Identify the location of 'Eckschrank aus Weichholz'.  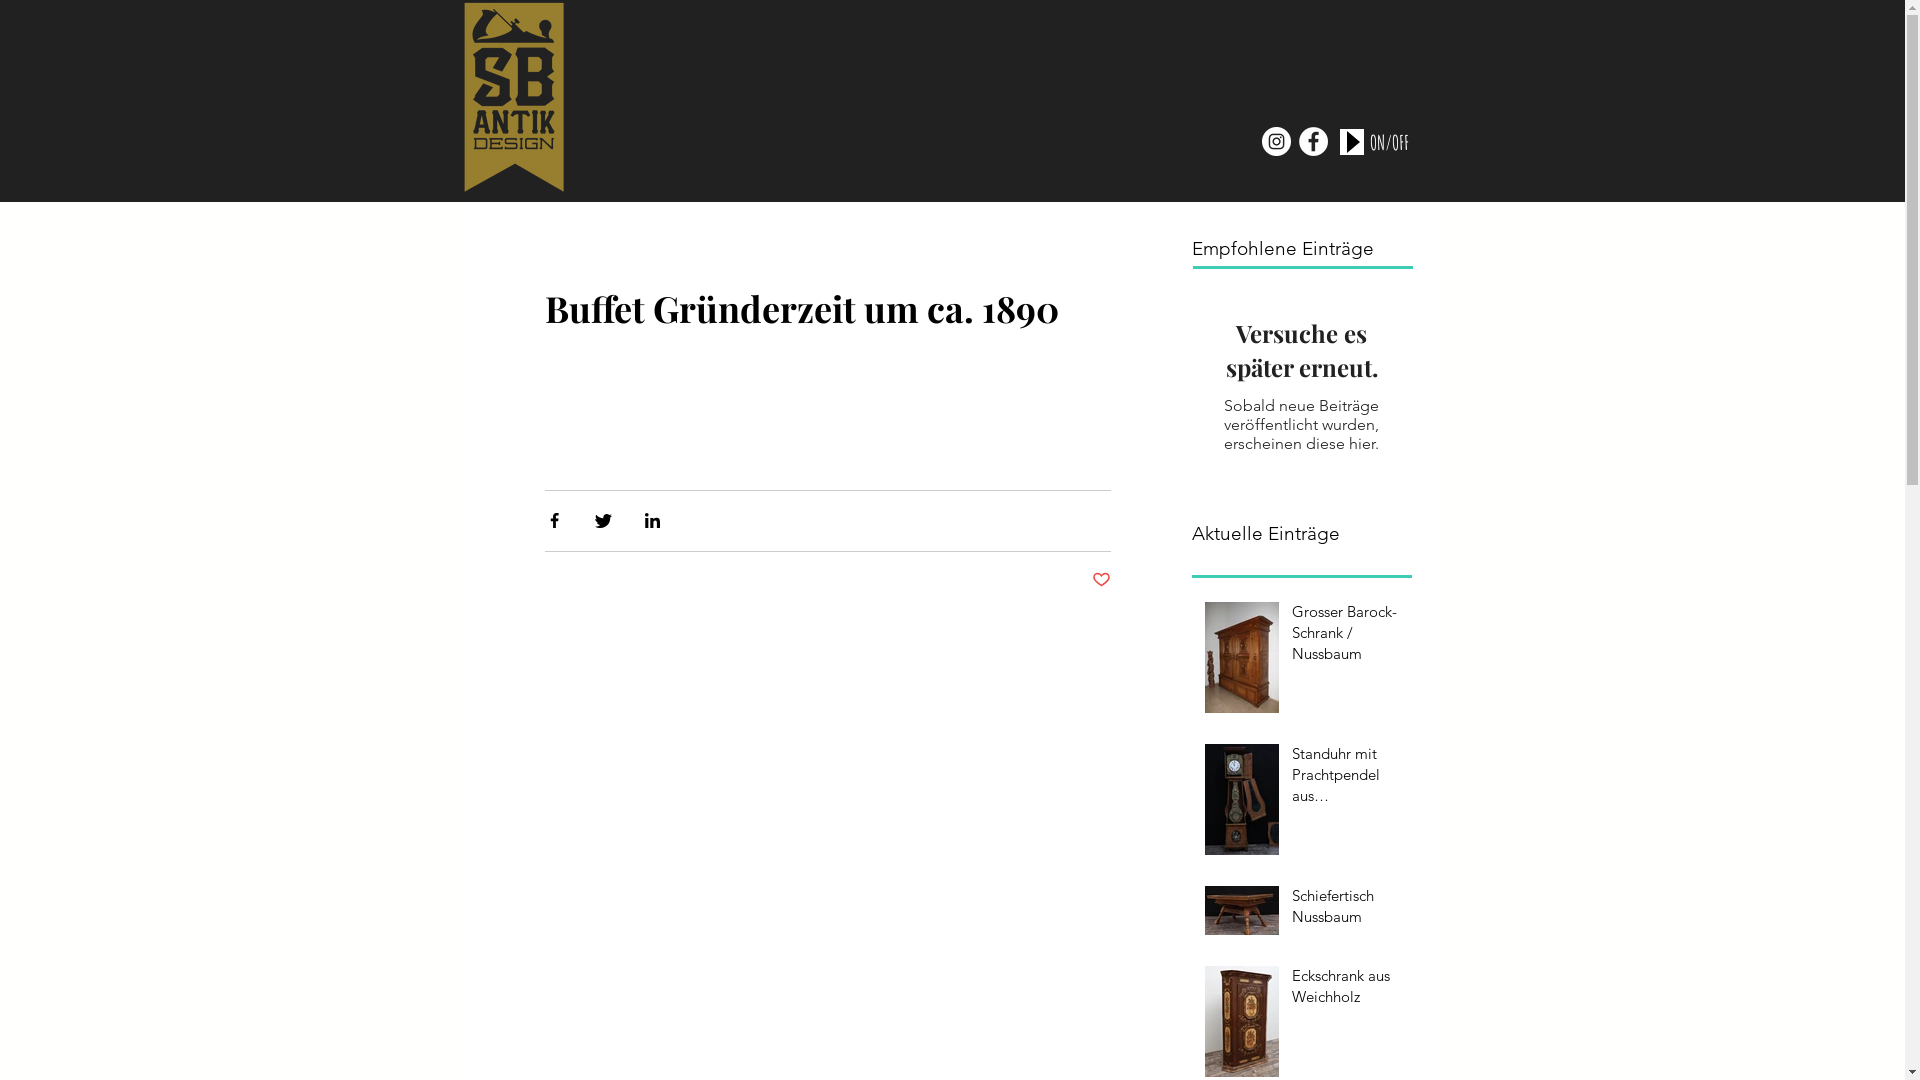
(1345, 990).